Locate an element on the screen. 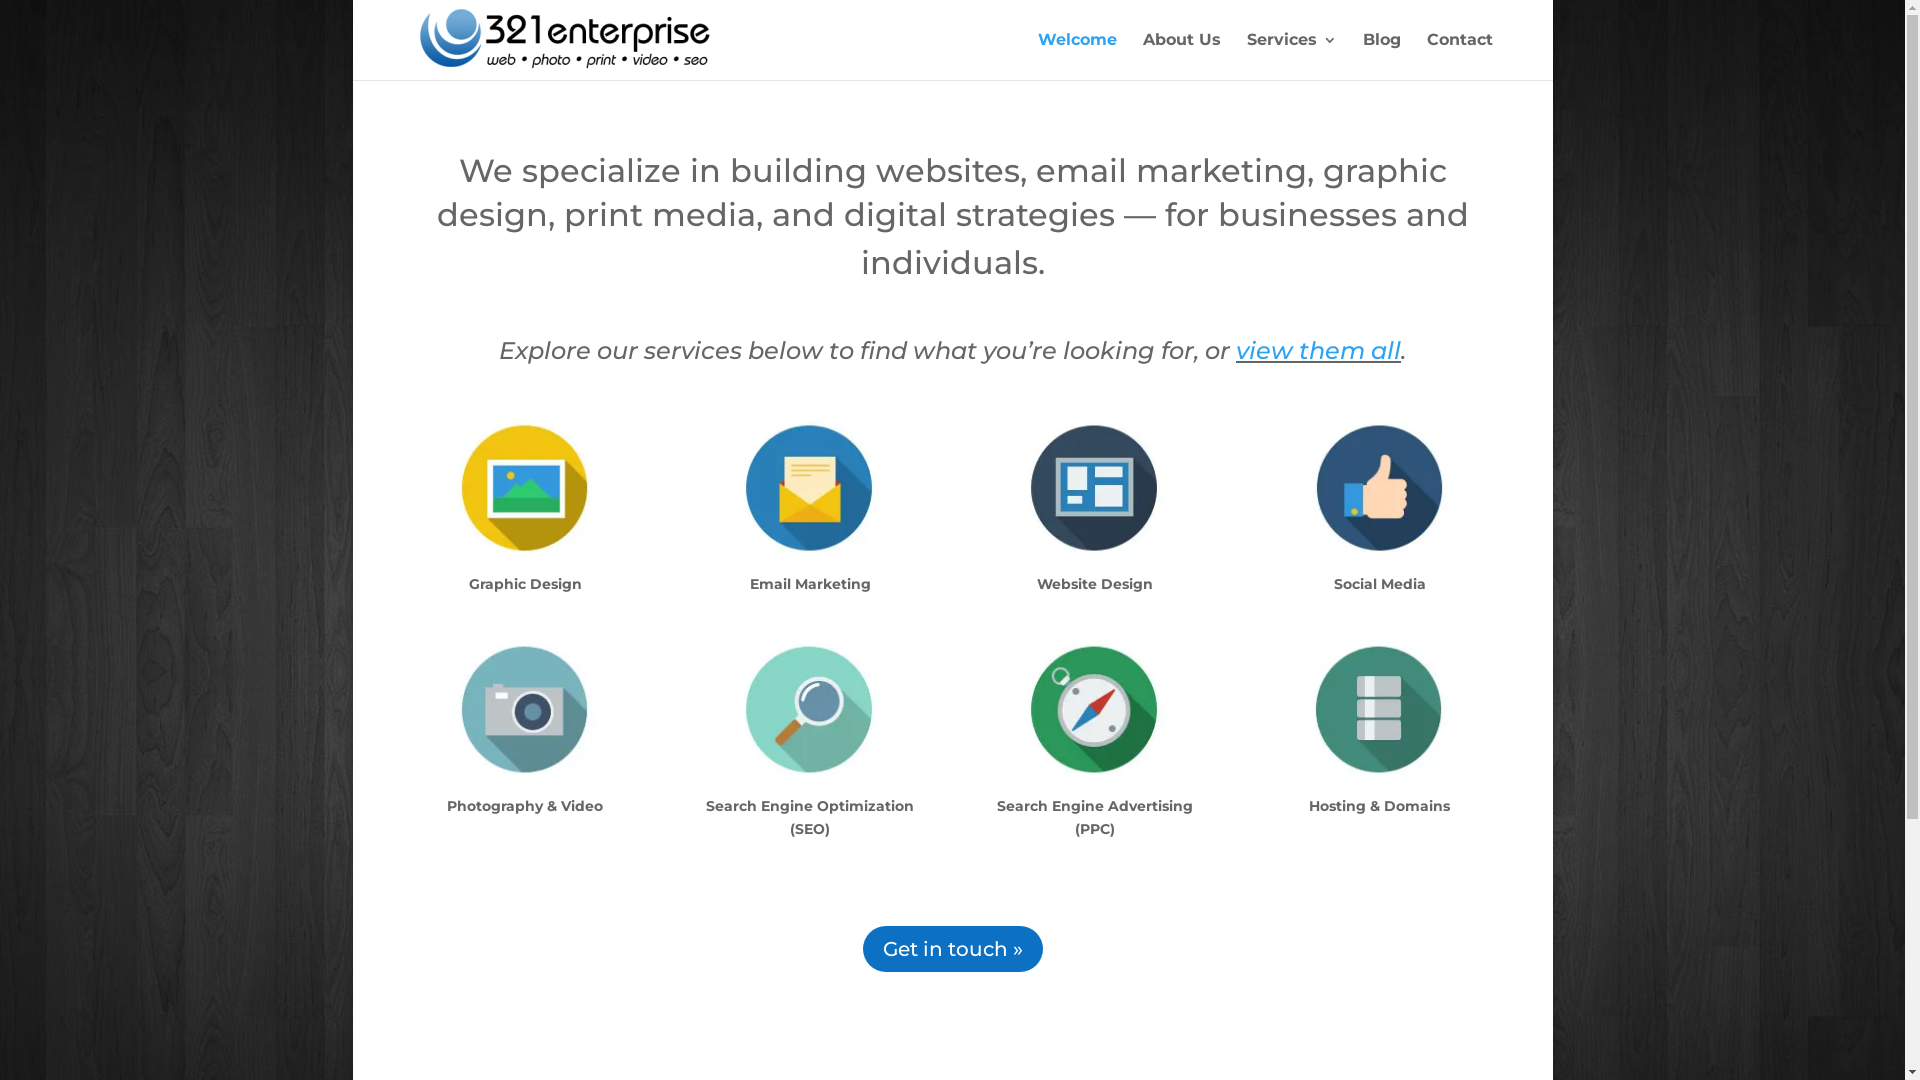 The image size is (1920, 1080). 'picture-tout' is located at coordinates (524, 488).